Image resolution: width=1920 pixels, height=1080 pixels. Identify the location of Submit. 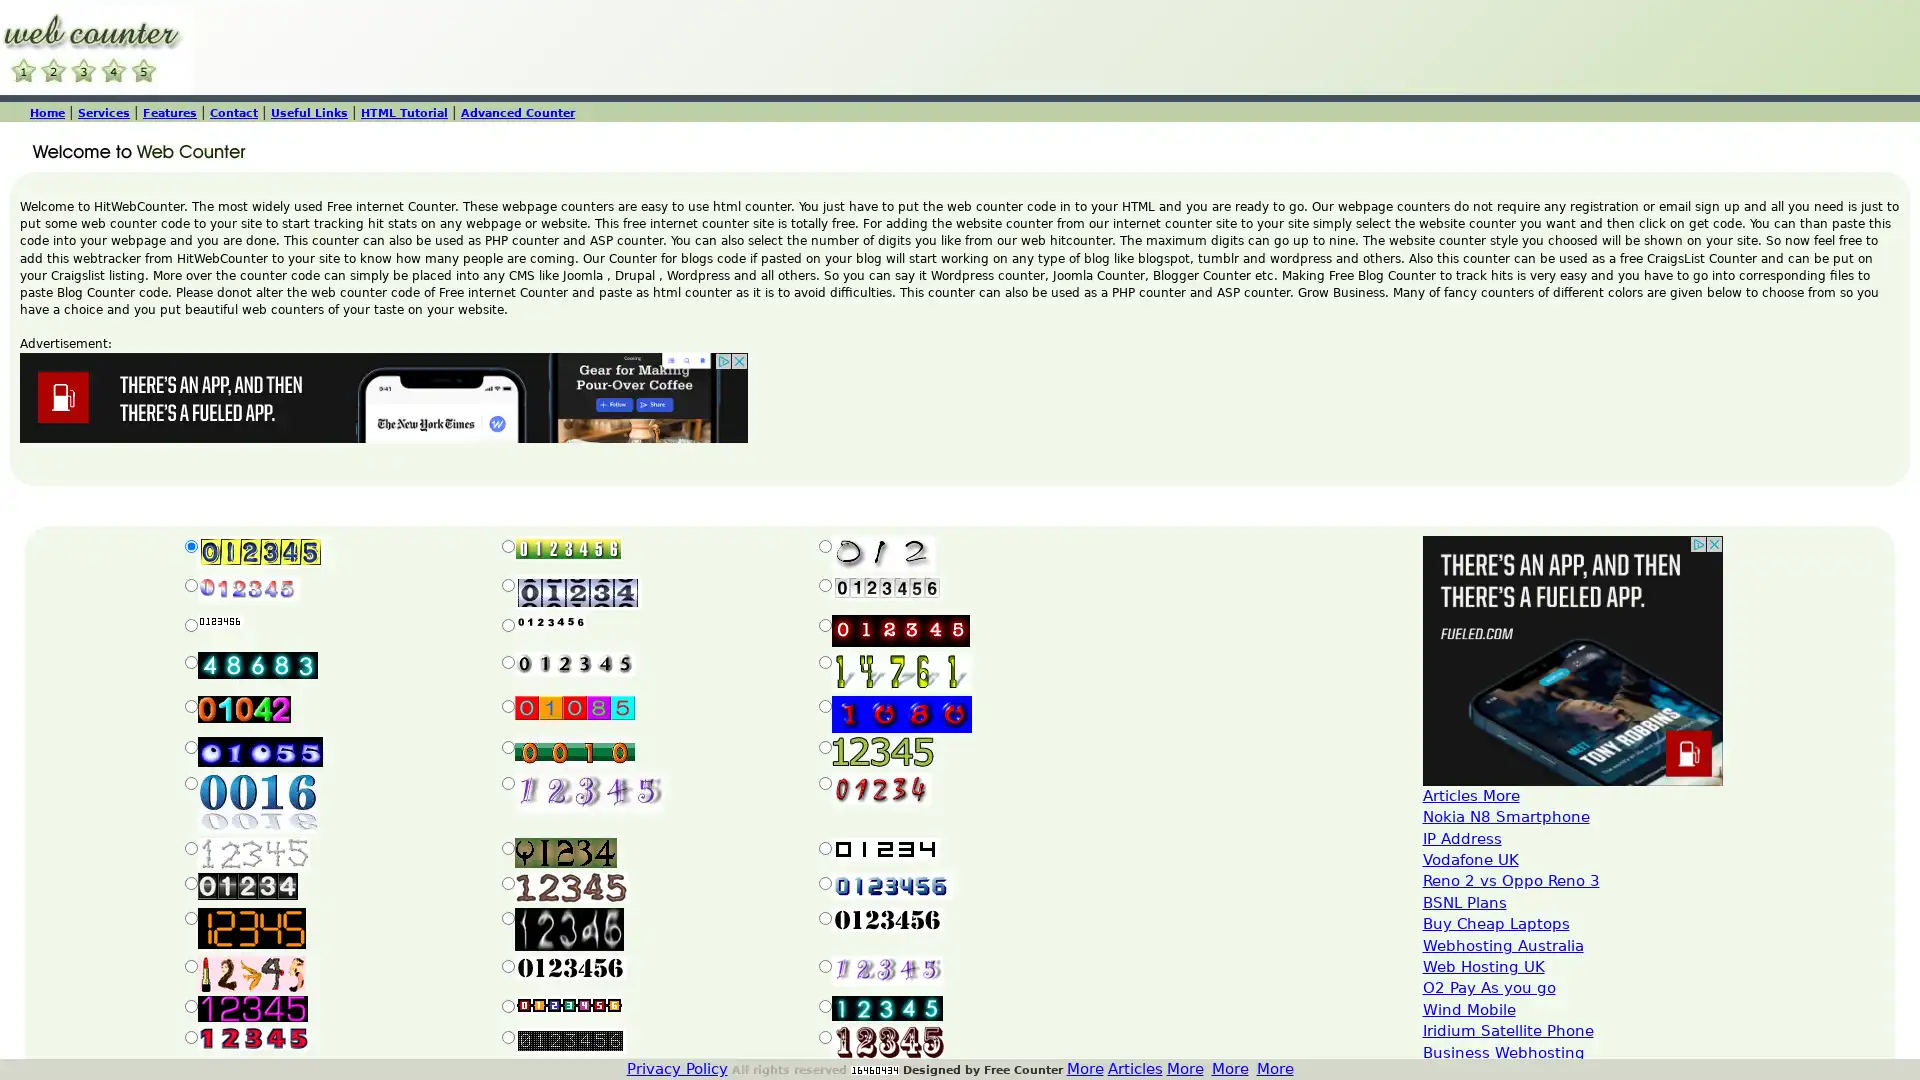
(253, 852).